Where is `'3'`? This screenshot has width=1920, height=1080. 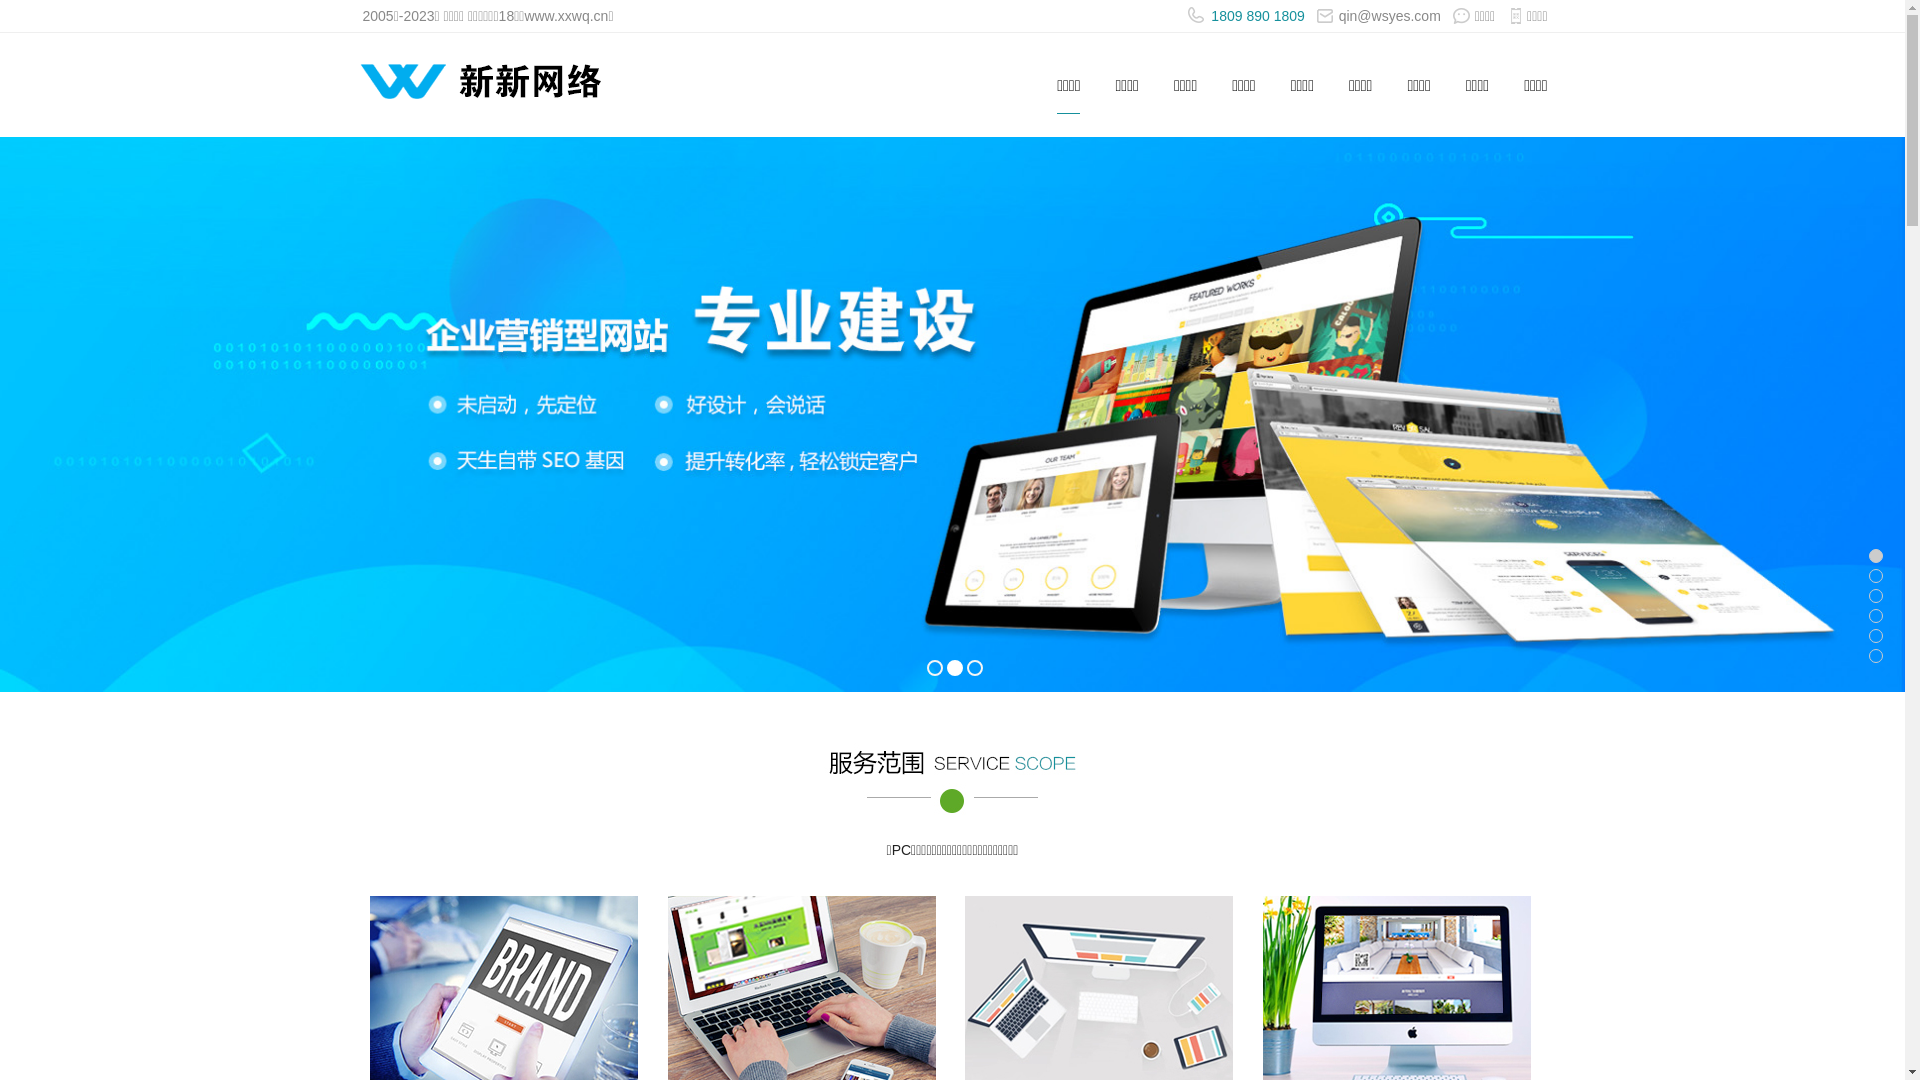 '3' is located at coordinates (974, 667).